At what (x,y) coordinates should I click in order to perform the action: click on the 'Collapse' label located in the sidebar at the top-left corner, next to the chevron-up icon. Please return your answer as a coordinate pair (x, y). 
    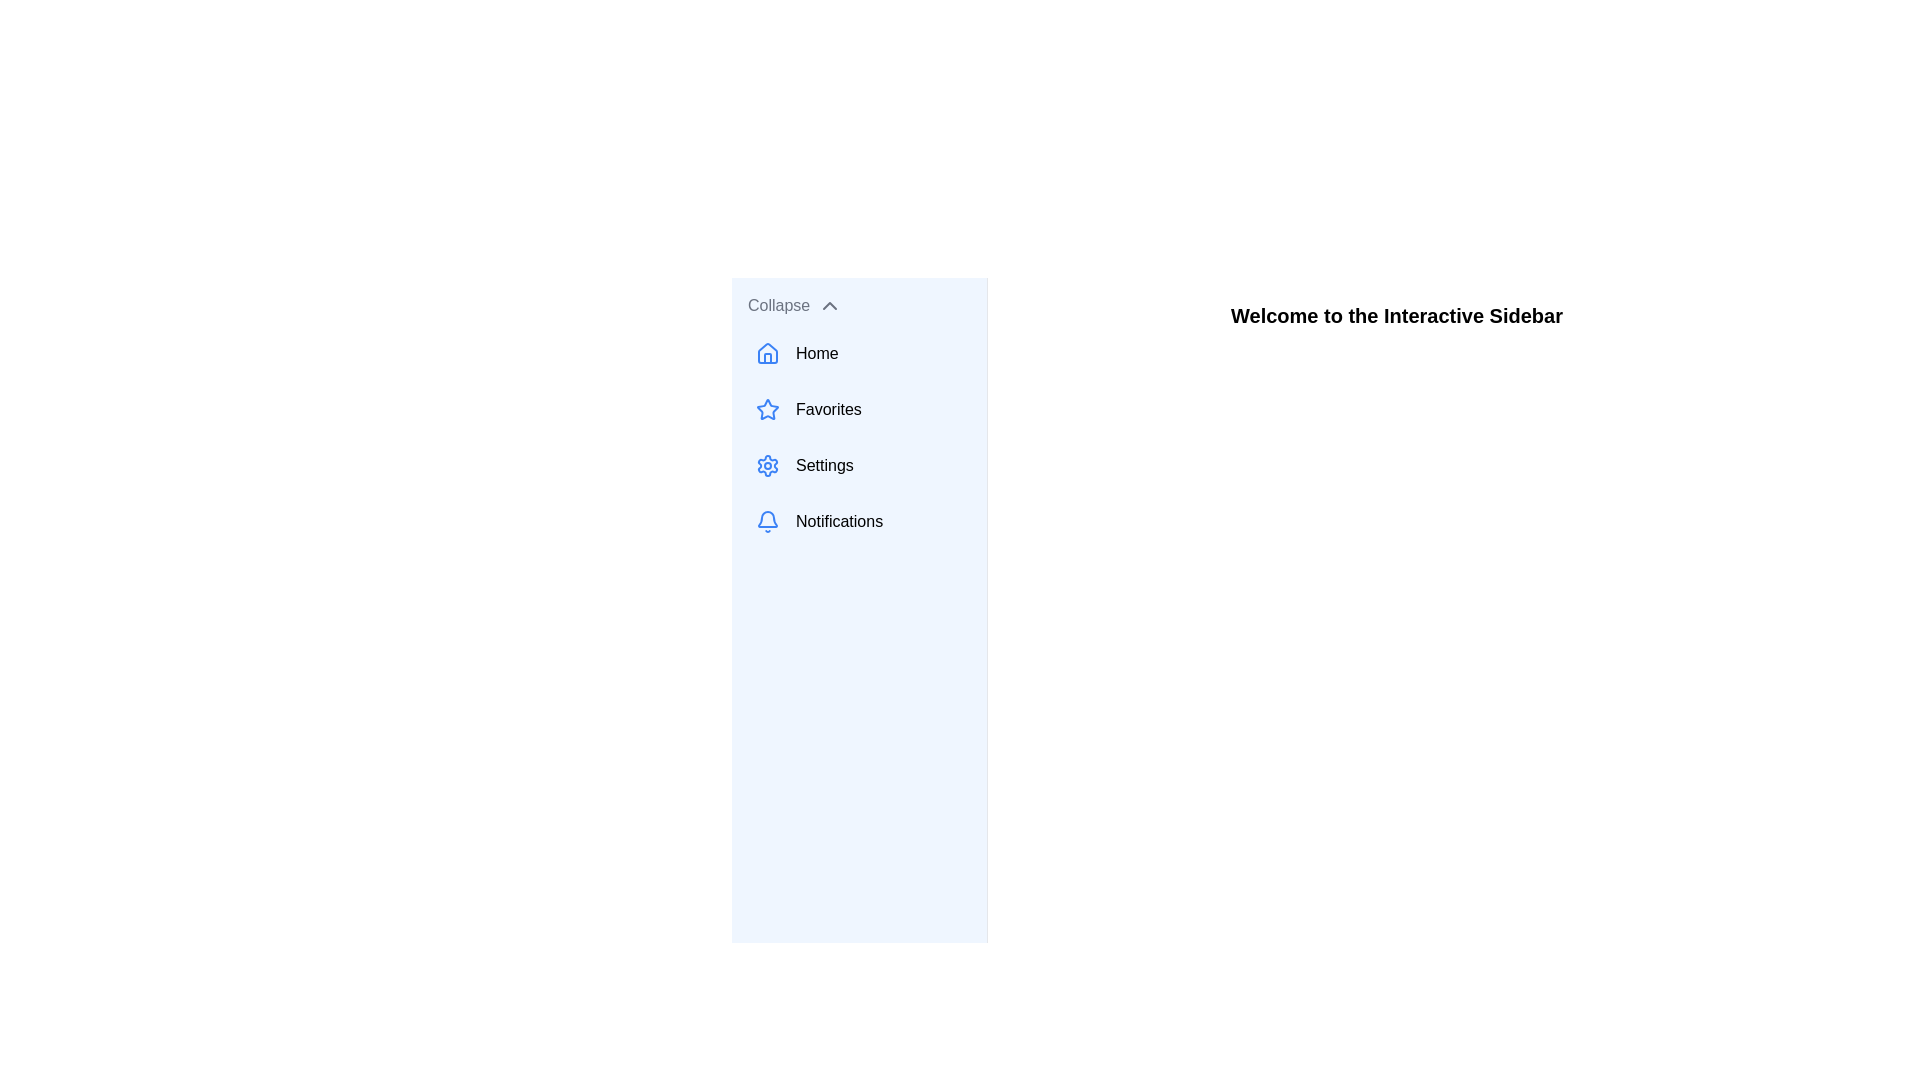
    Looking at the image, I should click on (778, 305).